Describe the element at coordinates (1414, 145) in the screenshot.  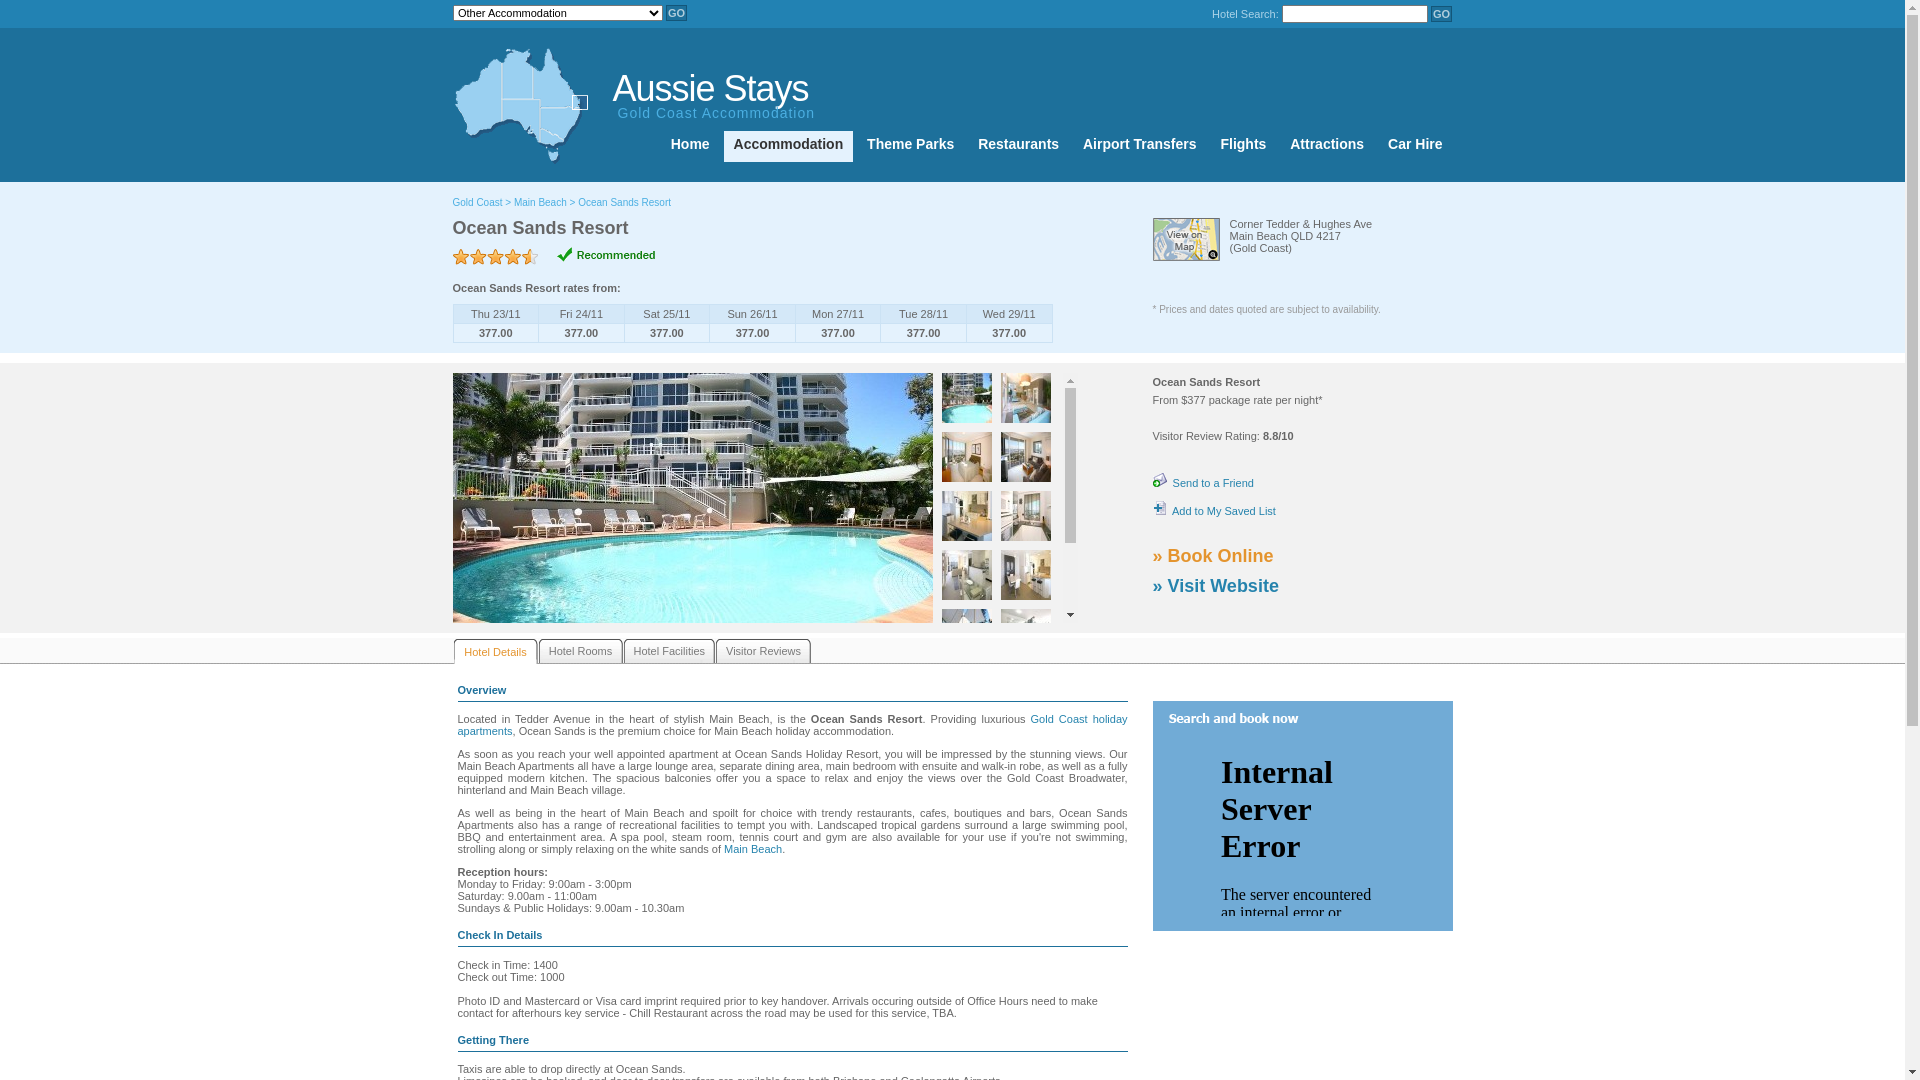
I see `'Car Hire'` at that location.